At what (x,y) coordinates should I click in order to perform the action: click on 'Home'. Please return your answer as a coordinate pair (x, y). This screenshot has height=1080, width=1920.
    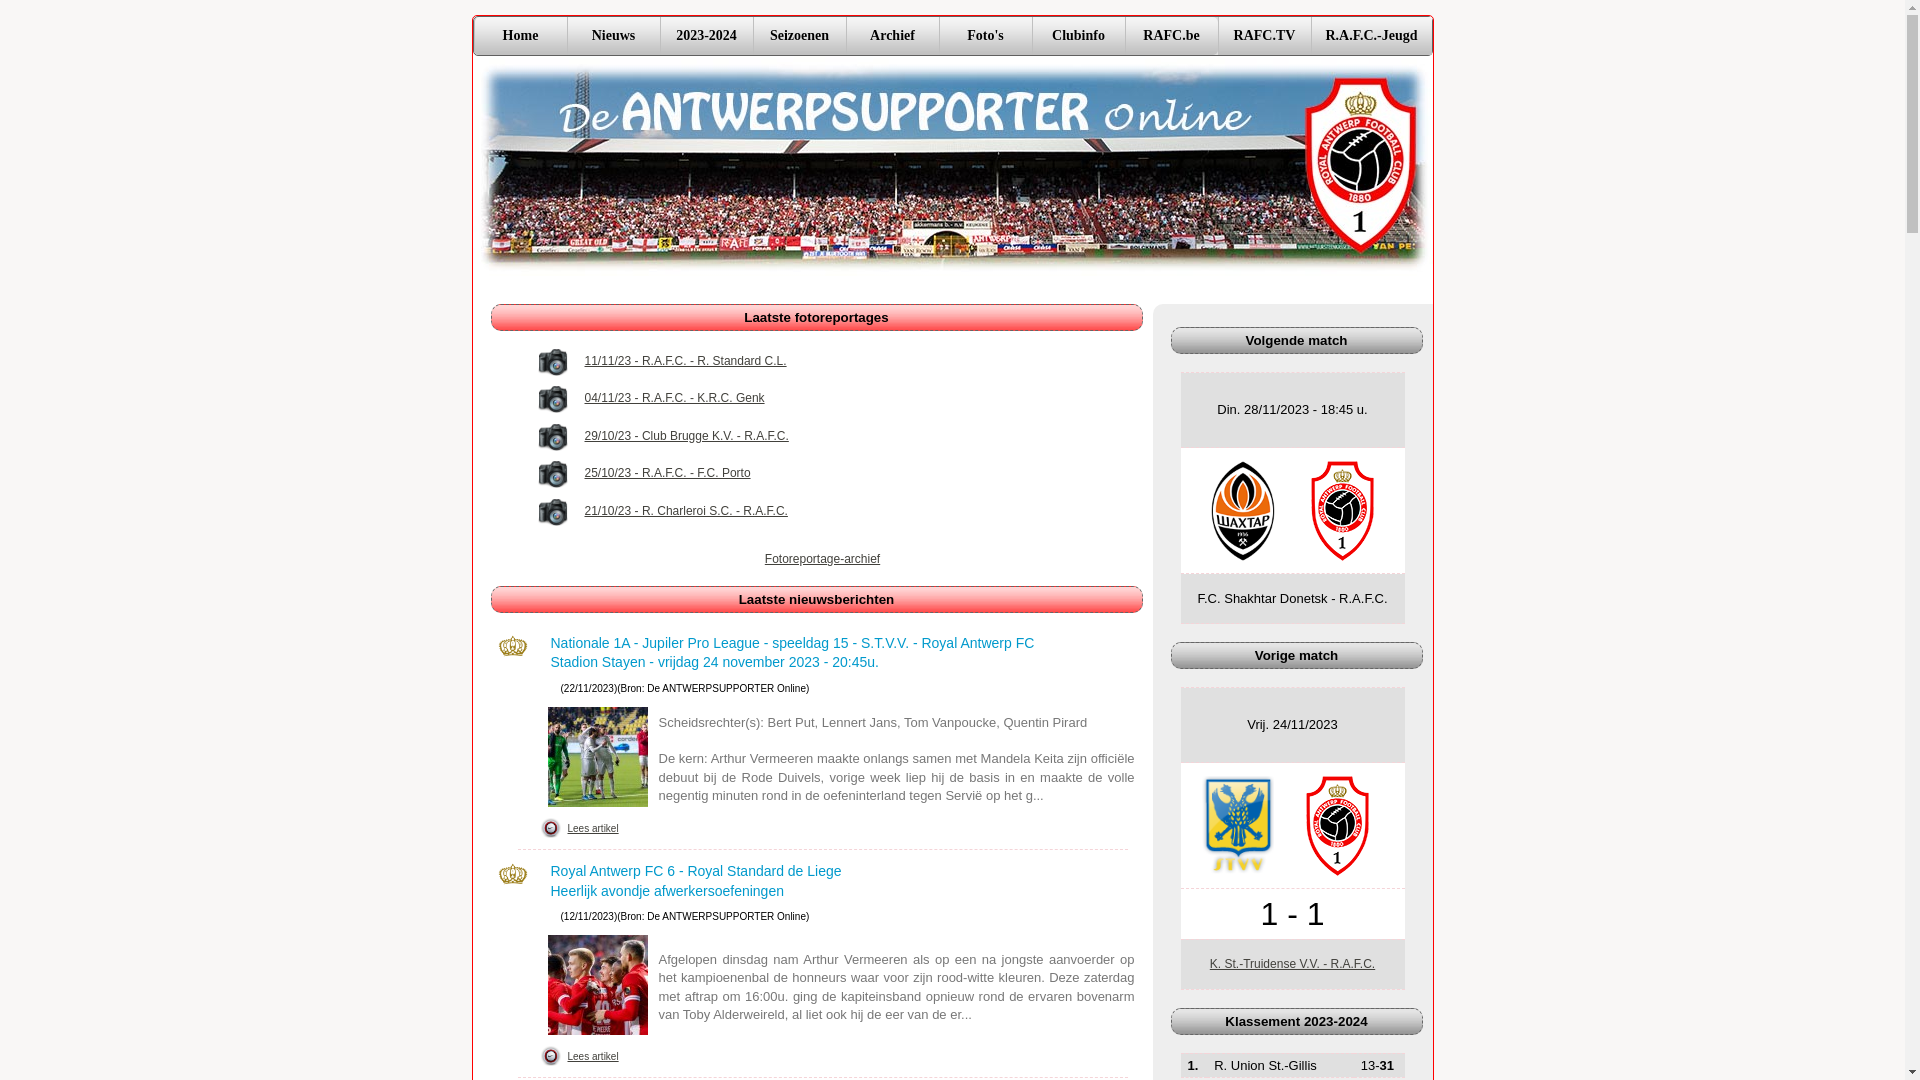
    Looking at the image, I should click on (473, 35).